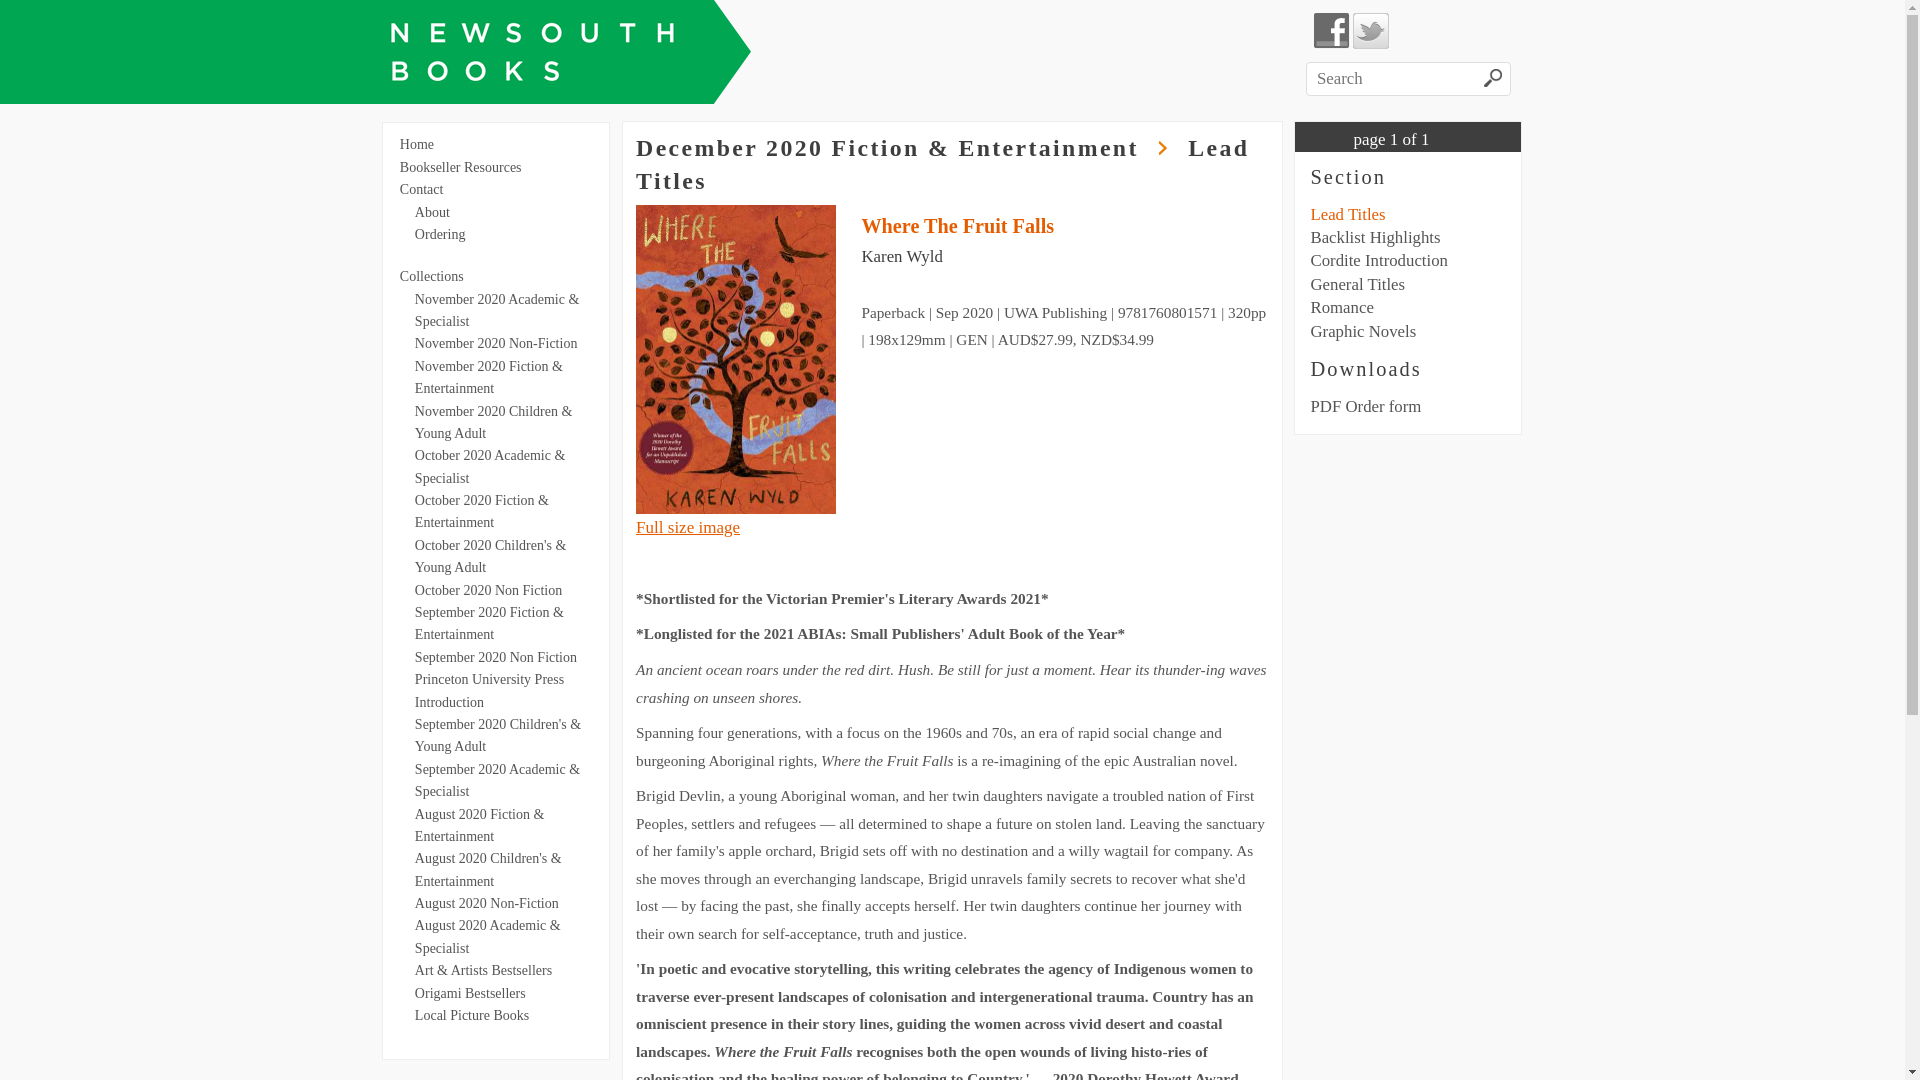 Image resolution: width=1920 pixels, height=1080 pixels. I want to click on 'Contact', so click(421, 189).